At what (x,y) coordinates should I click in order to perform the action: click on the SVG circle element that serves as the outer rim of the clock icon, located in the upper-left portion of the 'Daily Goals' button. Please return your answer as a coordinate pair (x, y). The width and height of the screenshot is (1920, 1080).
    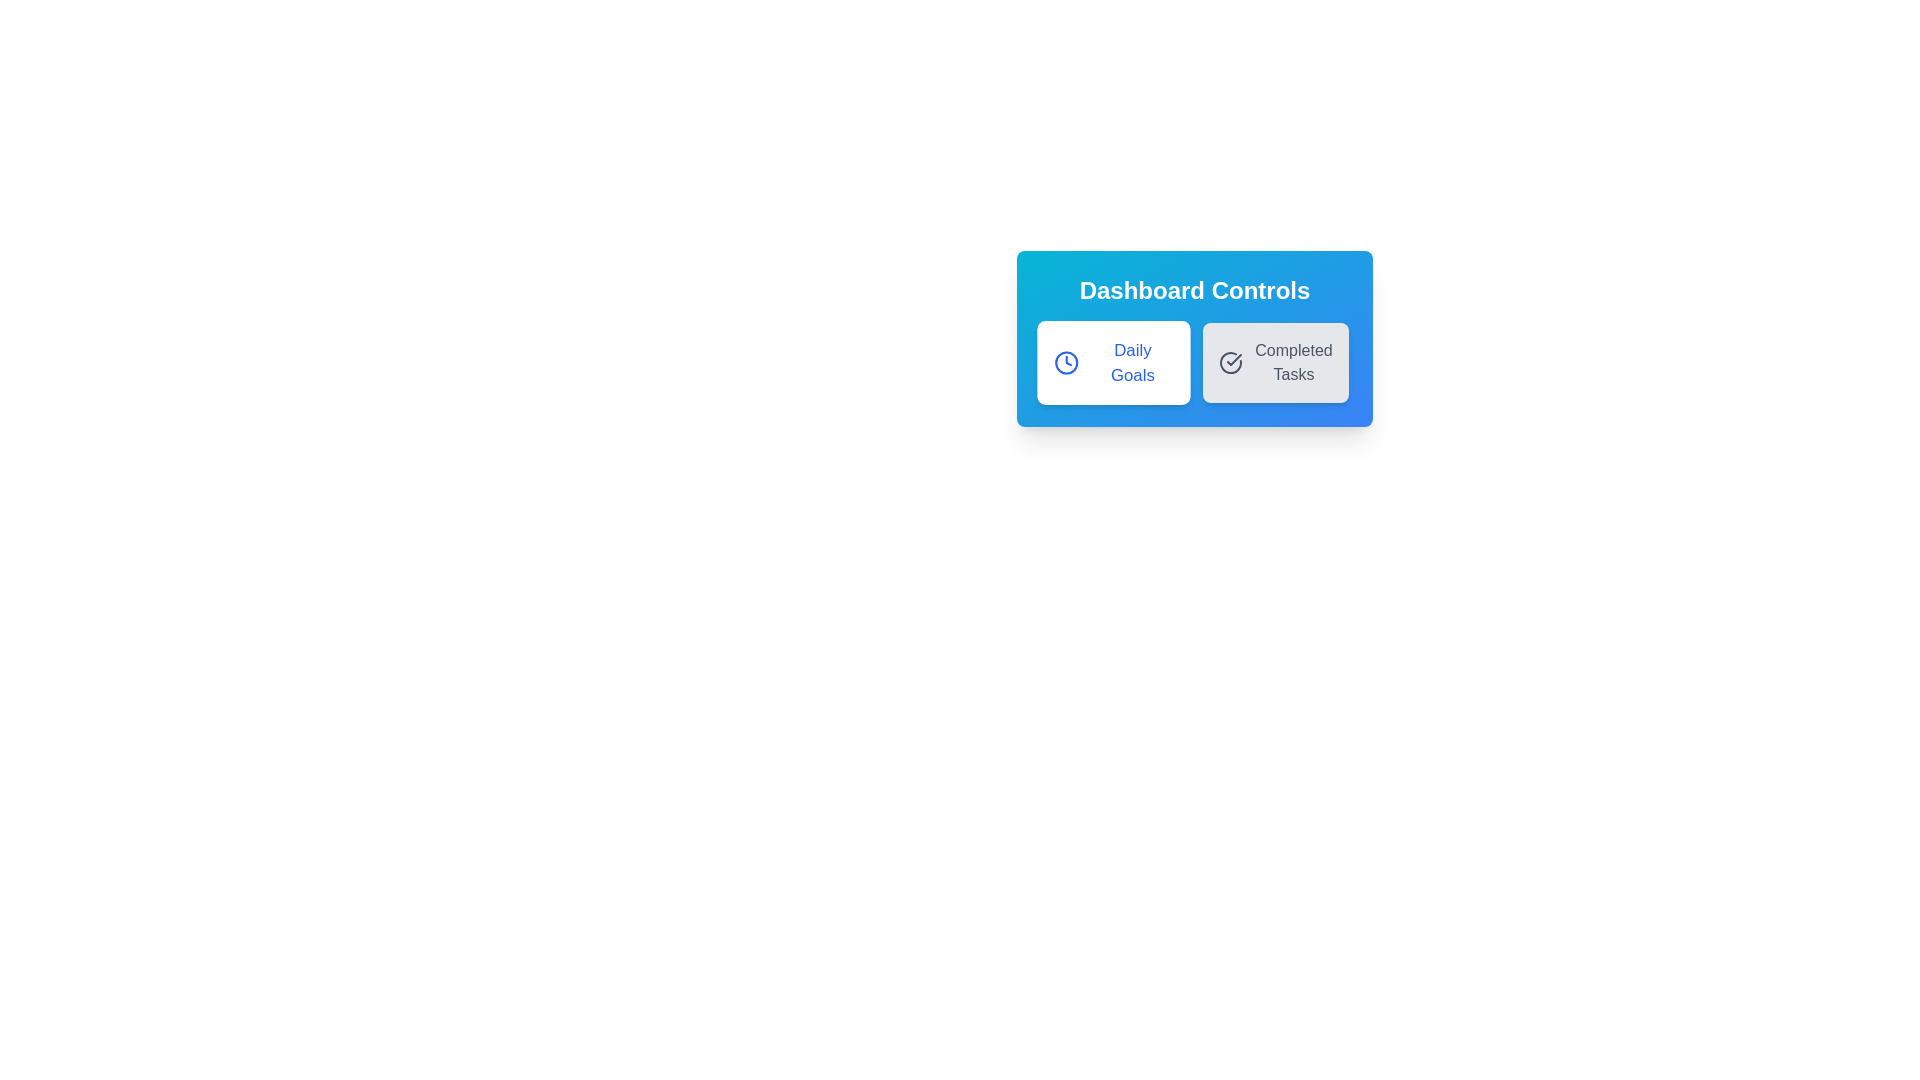
    Looking at the image, I should click on (1065, 362).